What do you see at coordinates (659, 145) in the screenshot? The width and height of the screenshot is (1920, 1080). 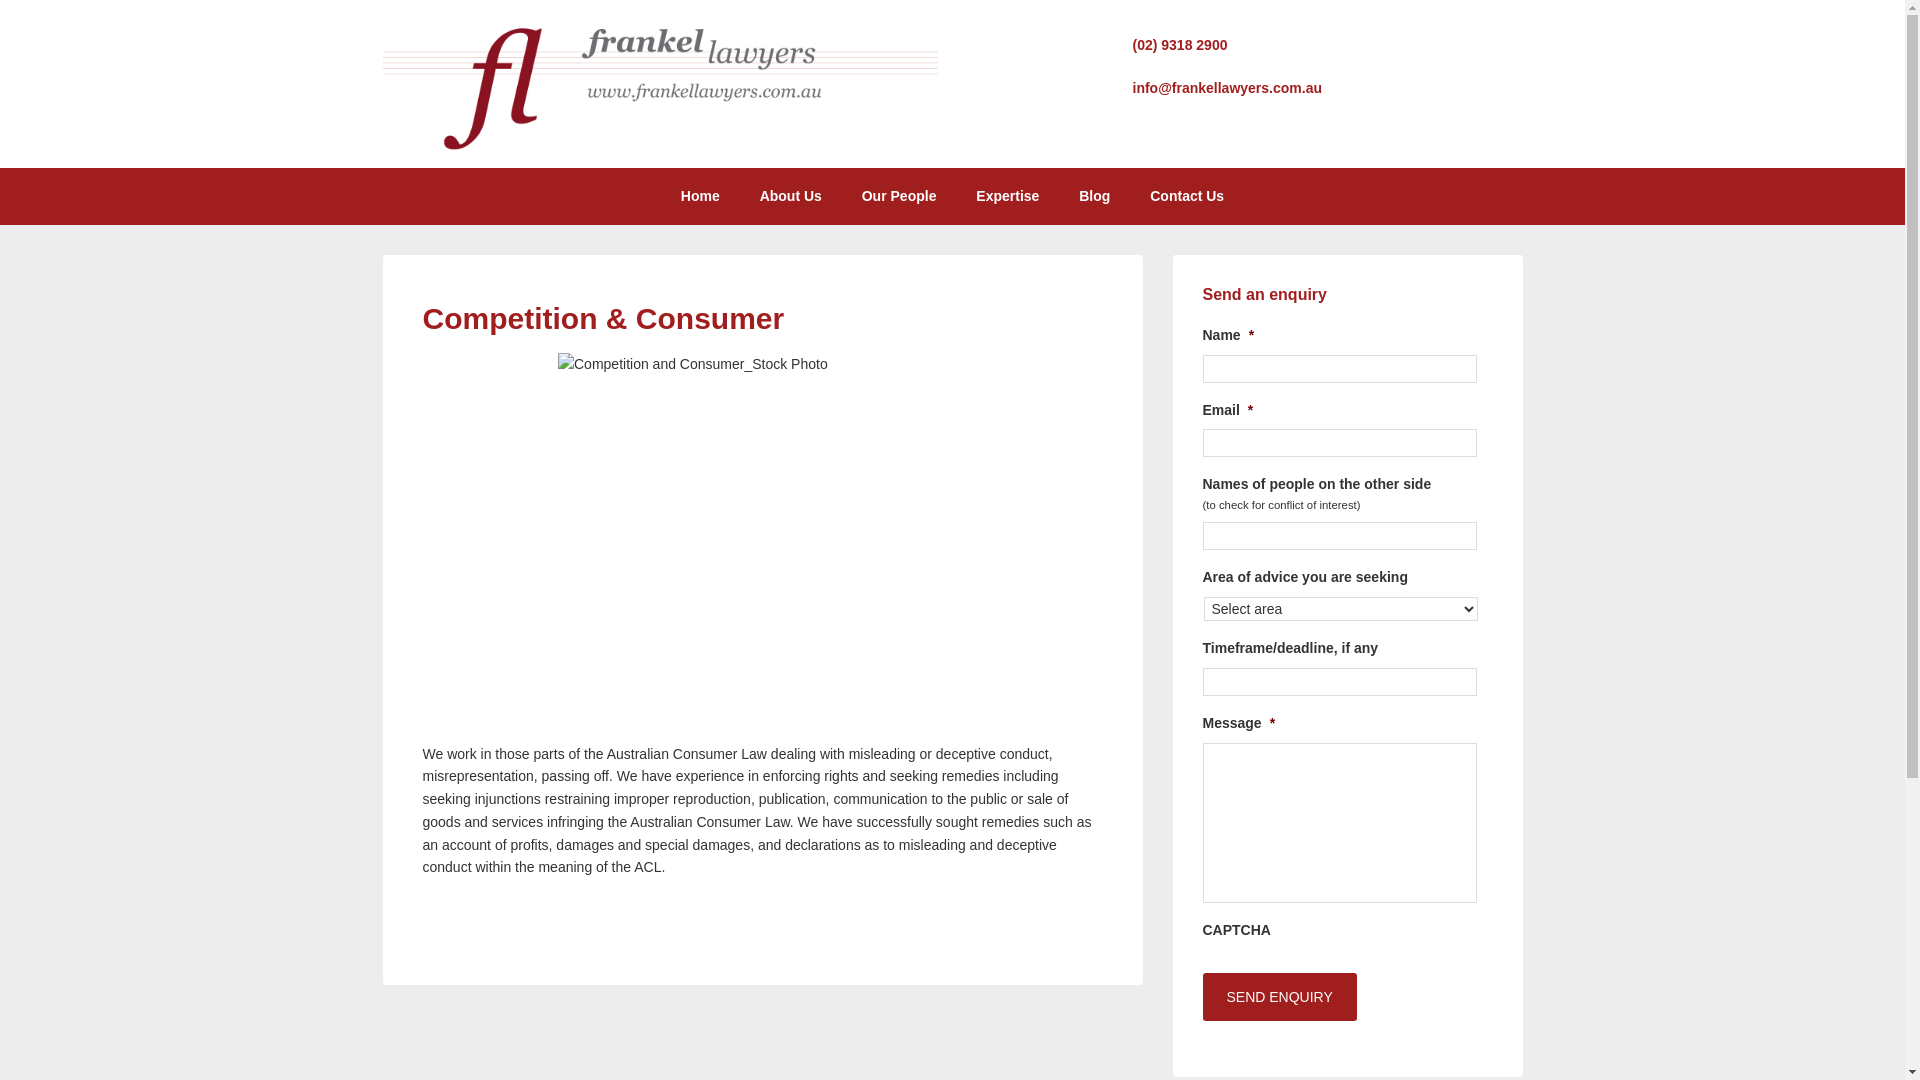 I see `'Frankel Lawyers'` at bounding box center [659, 145].